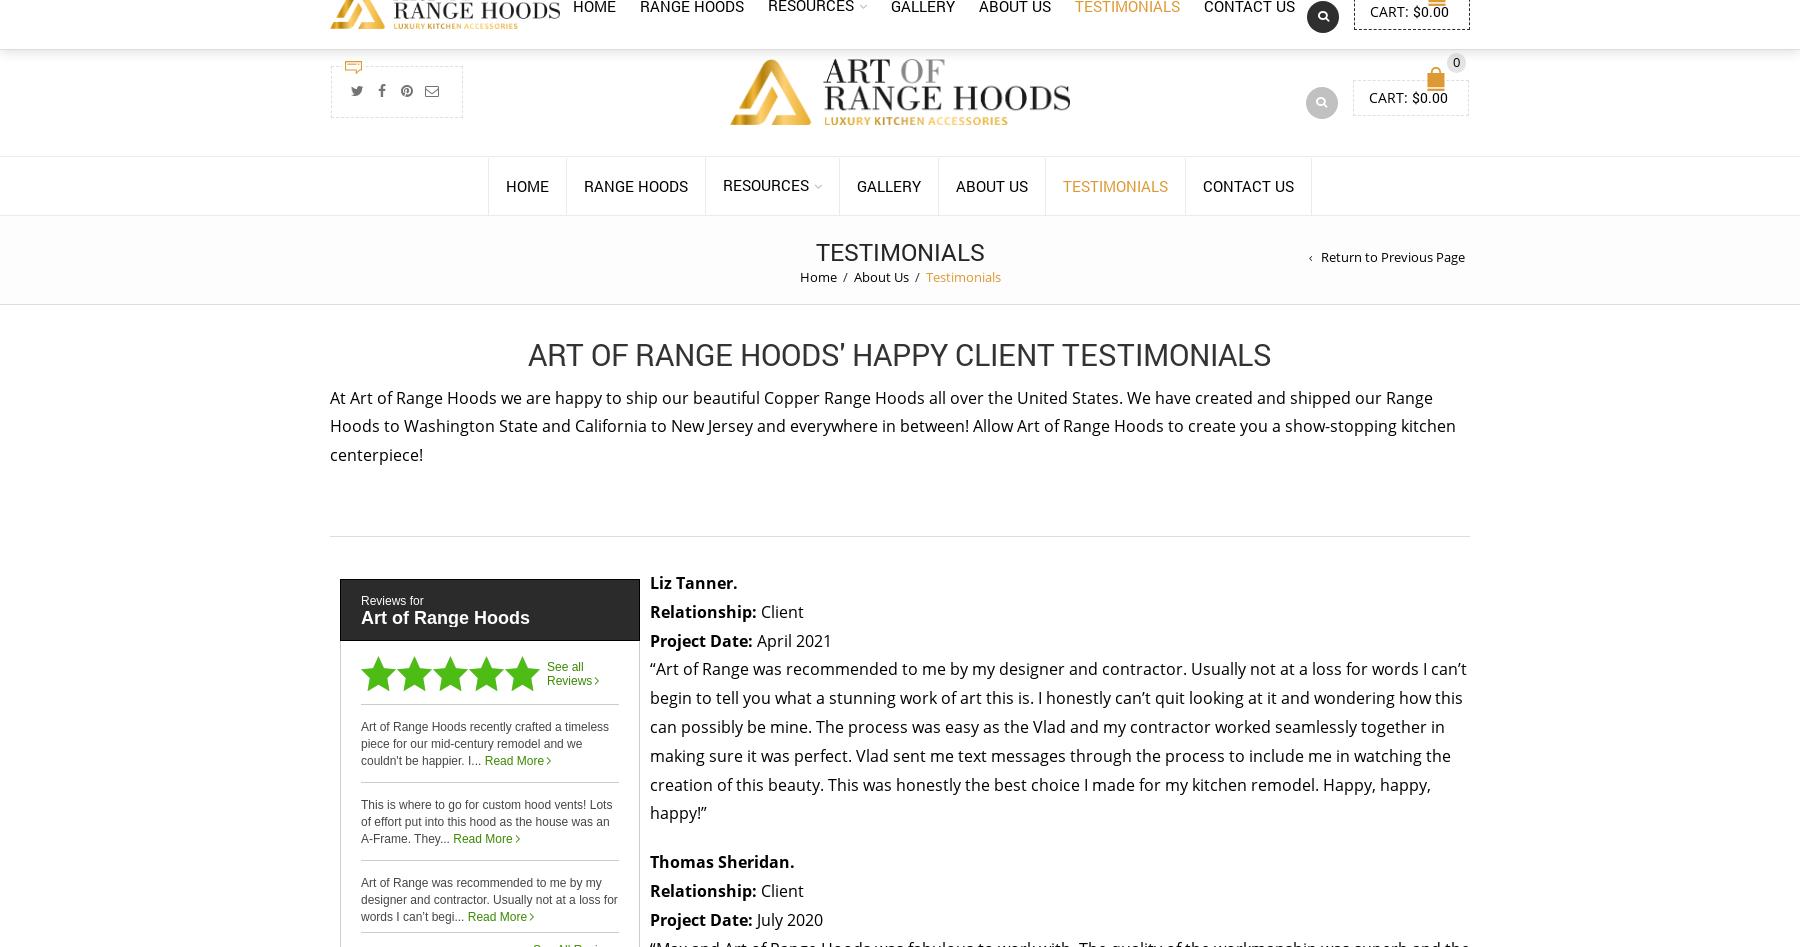 This screenshot has height=947, width=1800. Describe the element at coordinates (1248, 184) in the screenshot. I see `'Contact Us'` at that location.